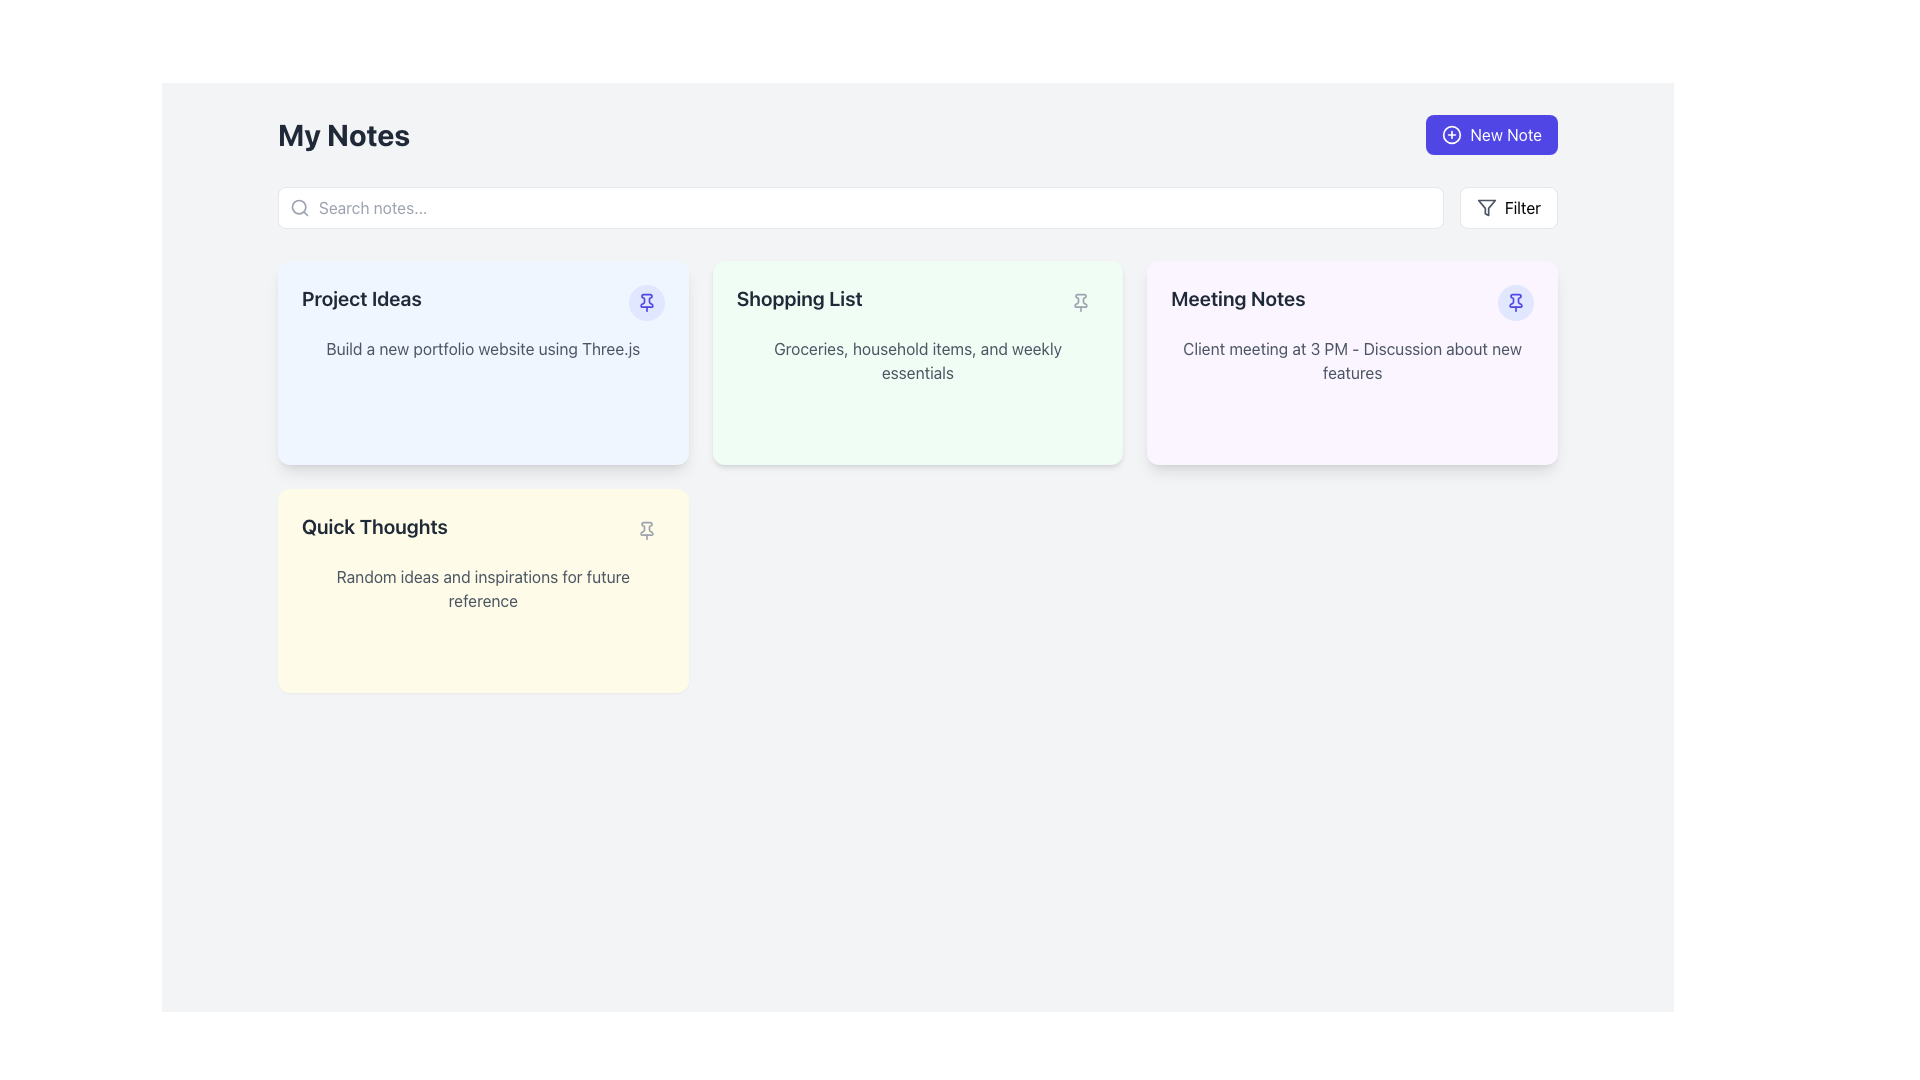  I want to click on the pushpin icon button located at the top-right corner of the 'Quick Thoughts' yellow card to pin or unpin the card, so click(646, 530).